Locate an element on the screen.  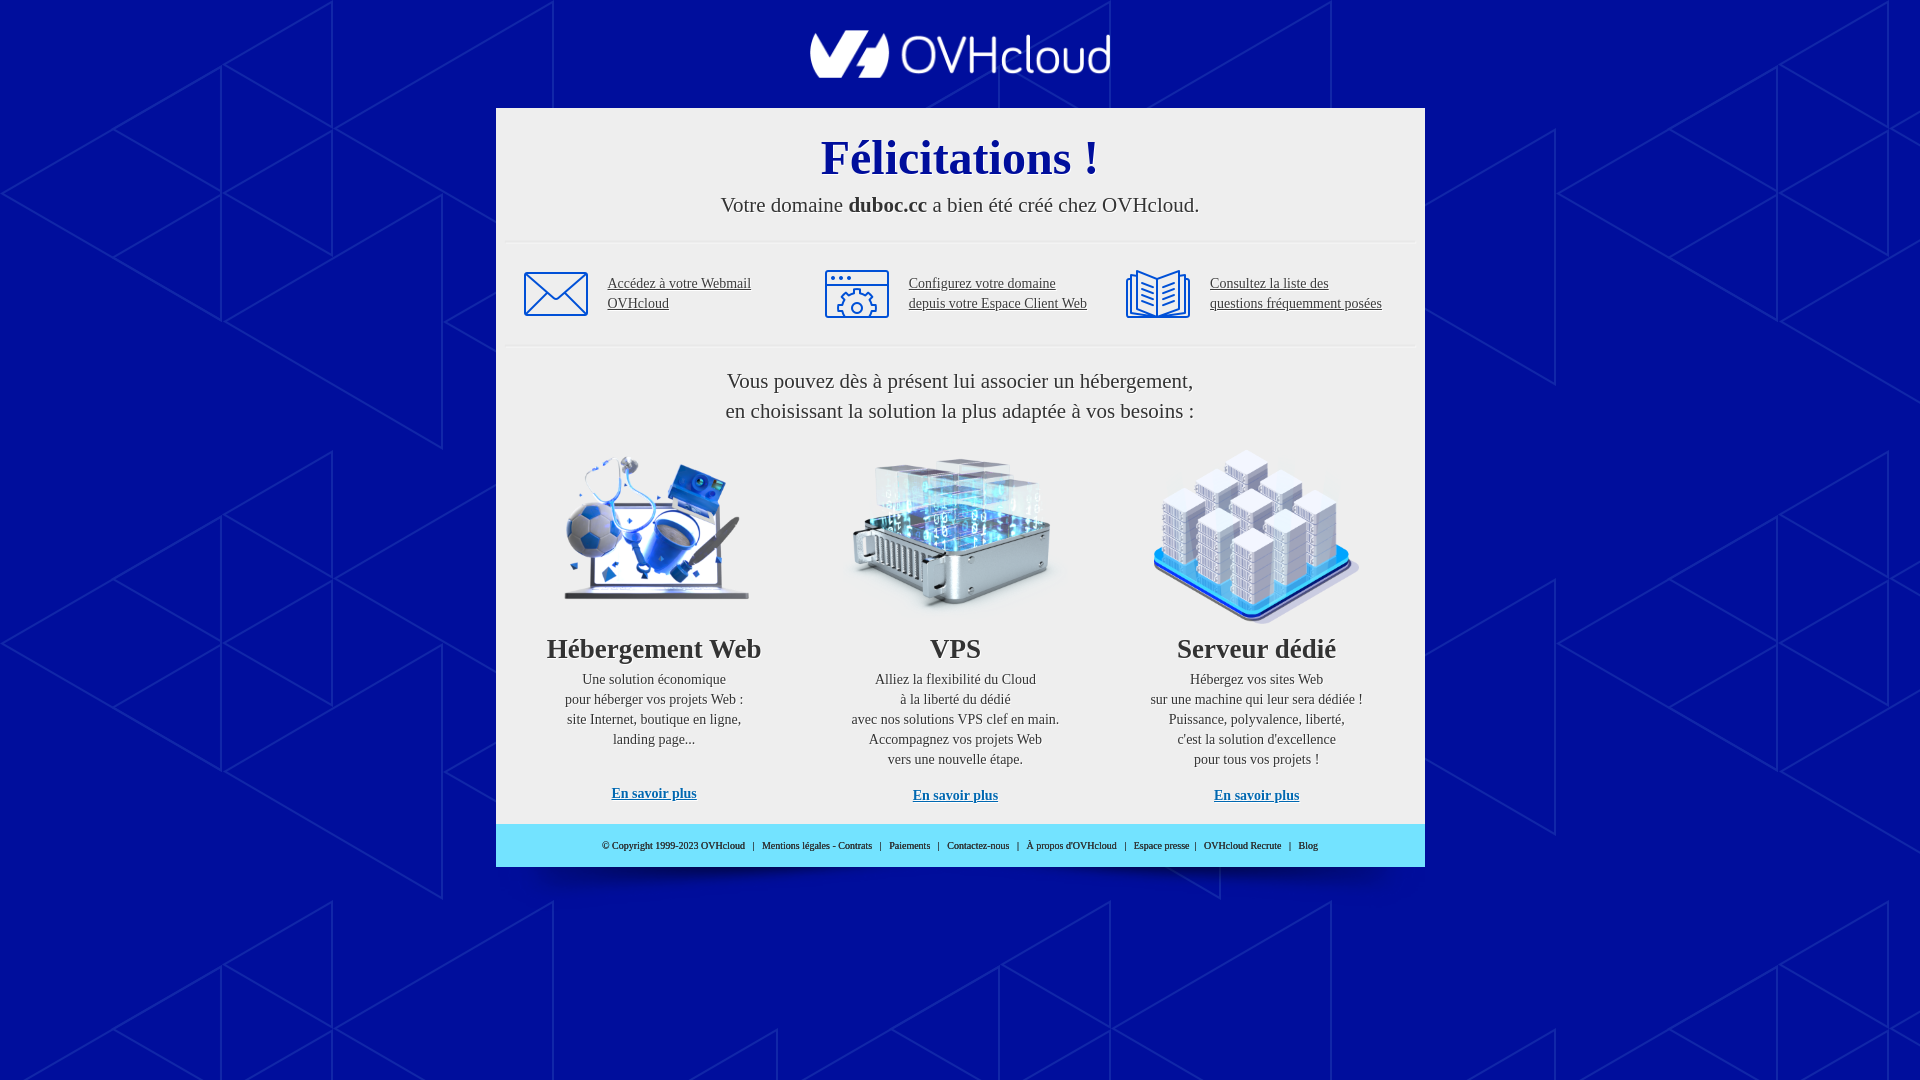
'Contactez-nous' is located at coordinates (978, 845).